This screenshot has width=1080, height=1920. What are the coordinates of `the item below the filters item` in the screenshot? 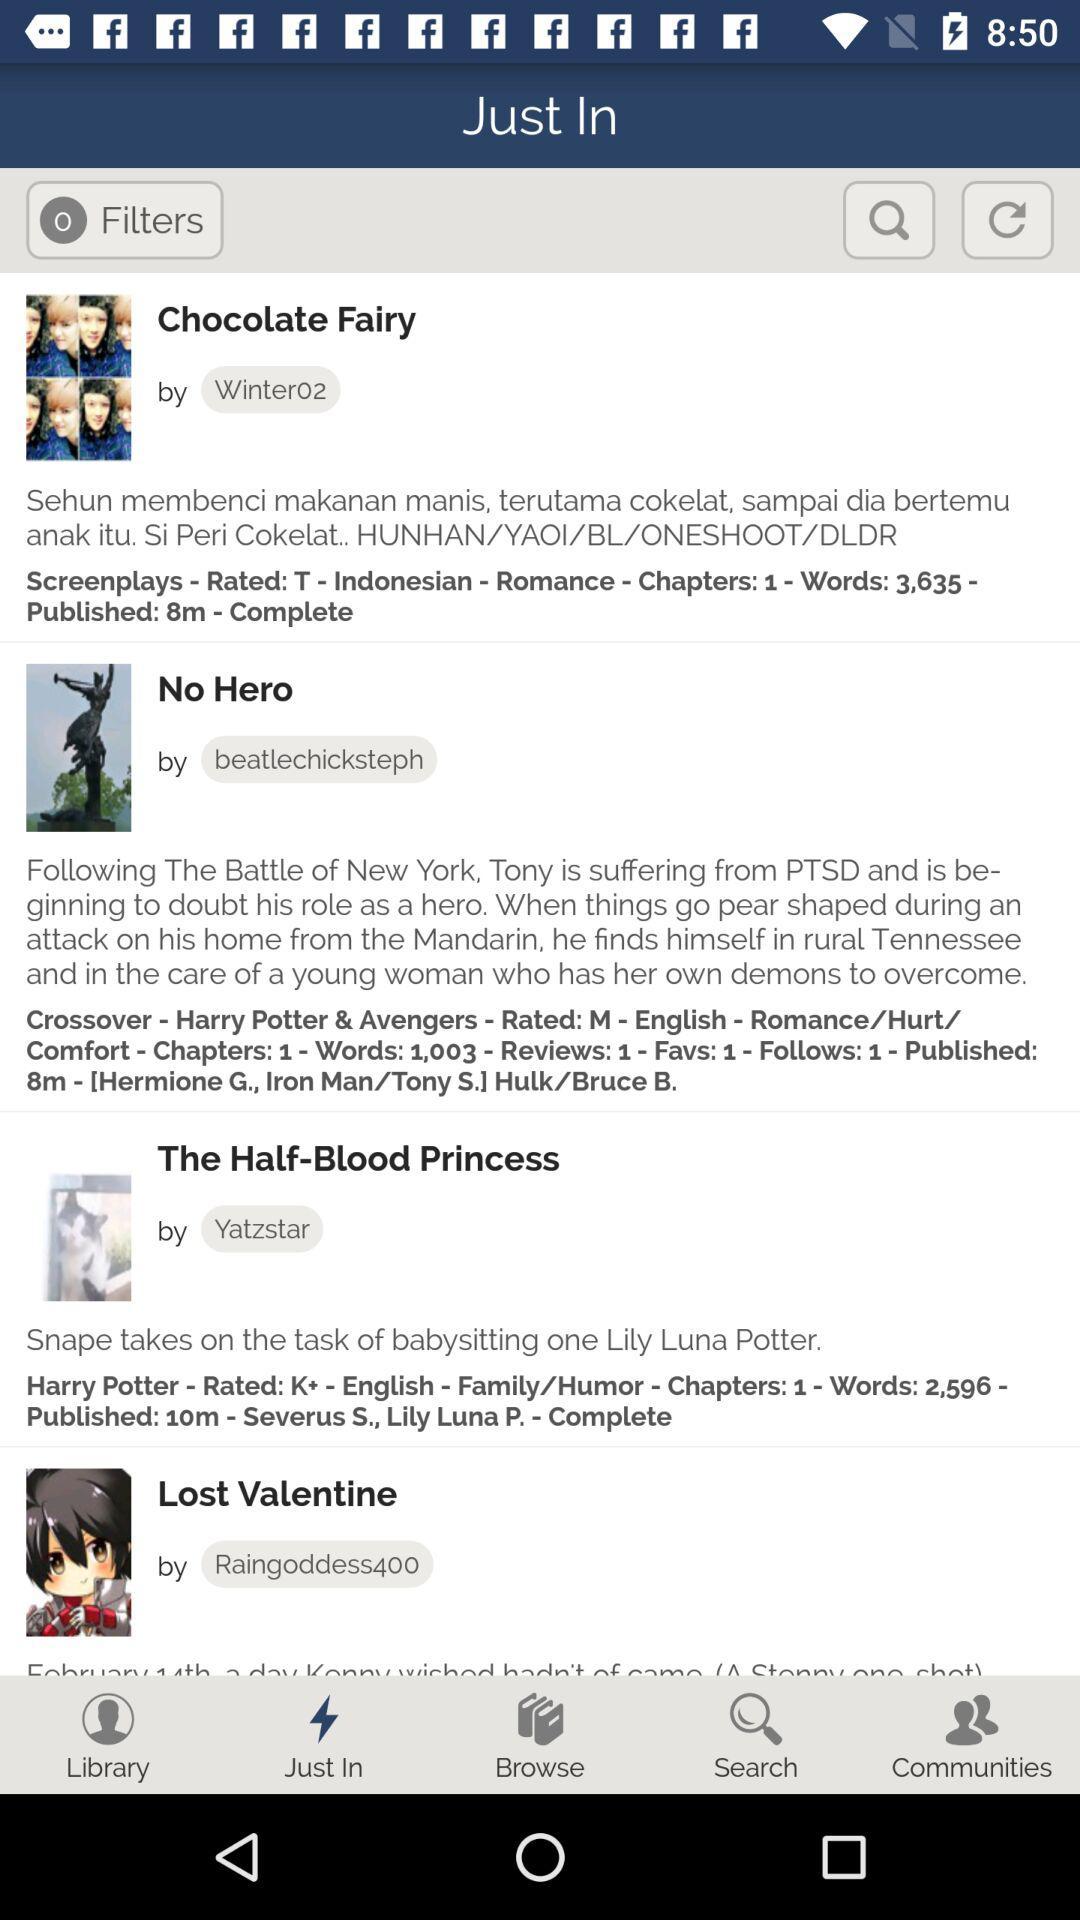 It's located at (617, 318).